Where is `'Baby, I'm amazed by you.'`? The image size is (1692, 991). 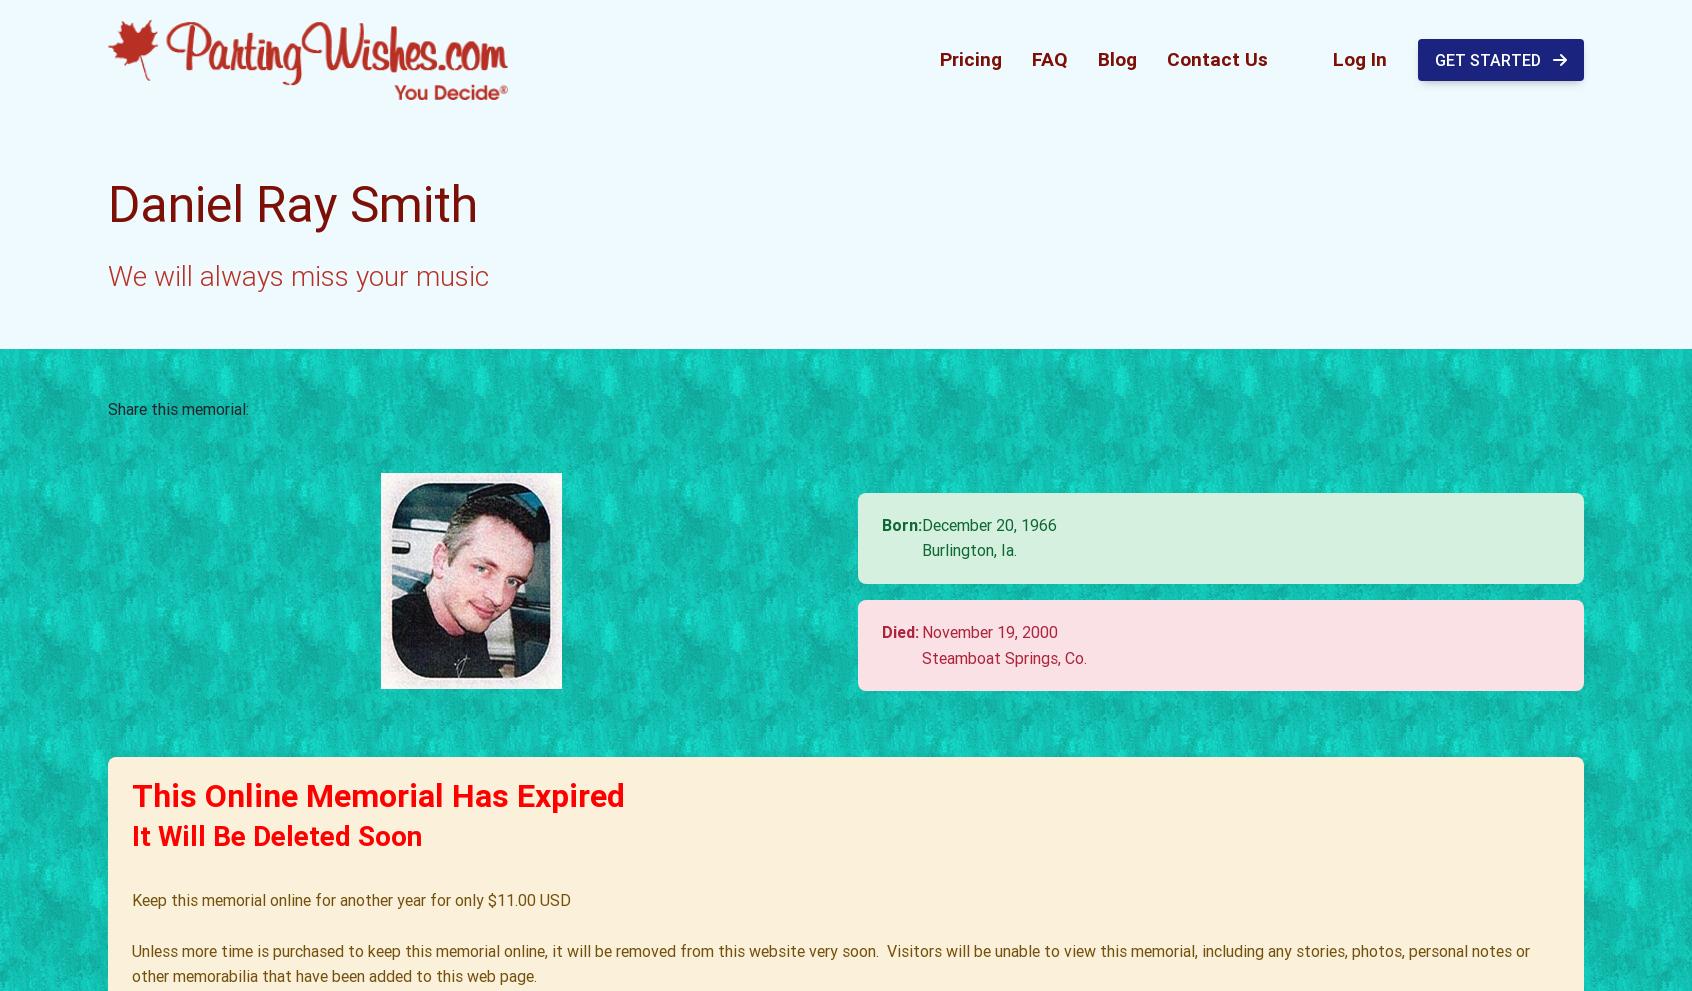 'Baby, I'm amazed by you.' is located at coordinates (308, 817).